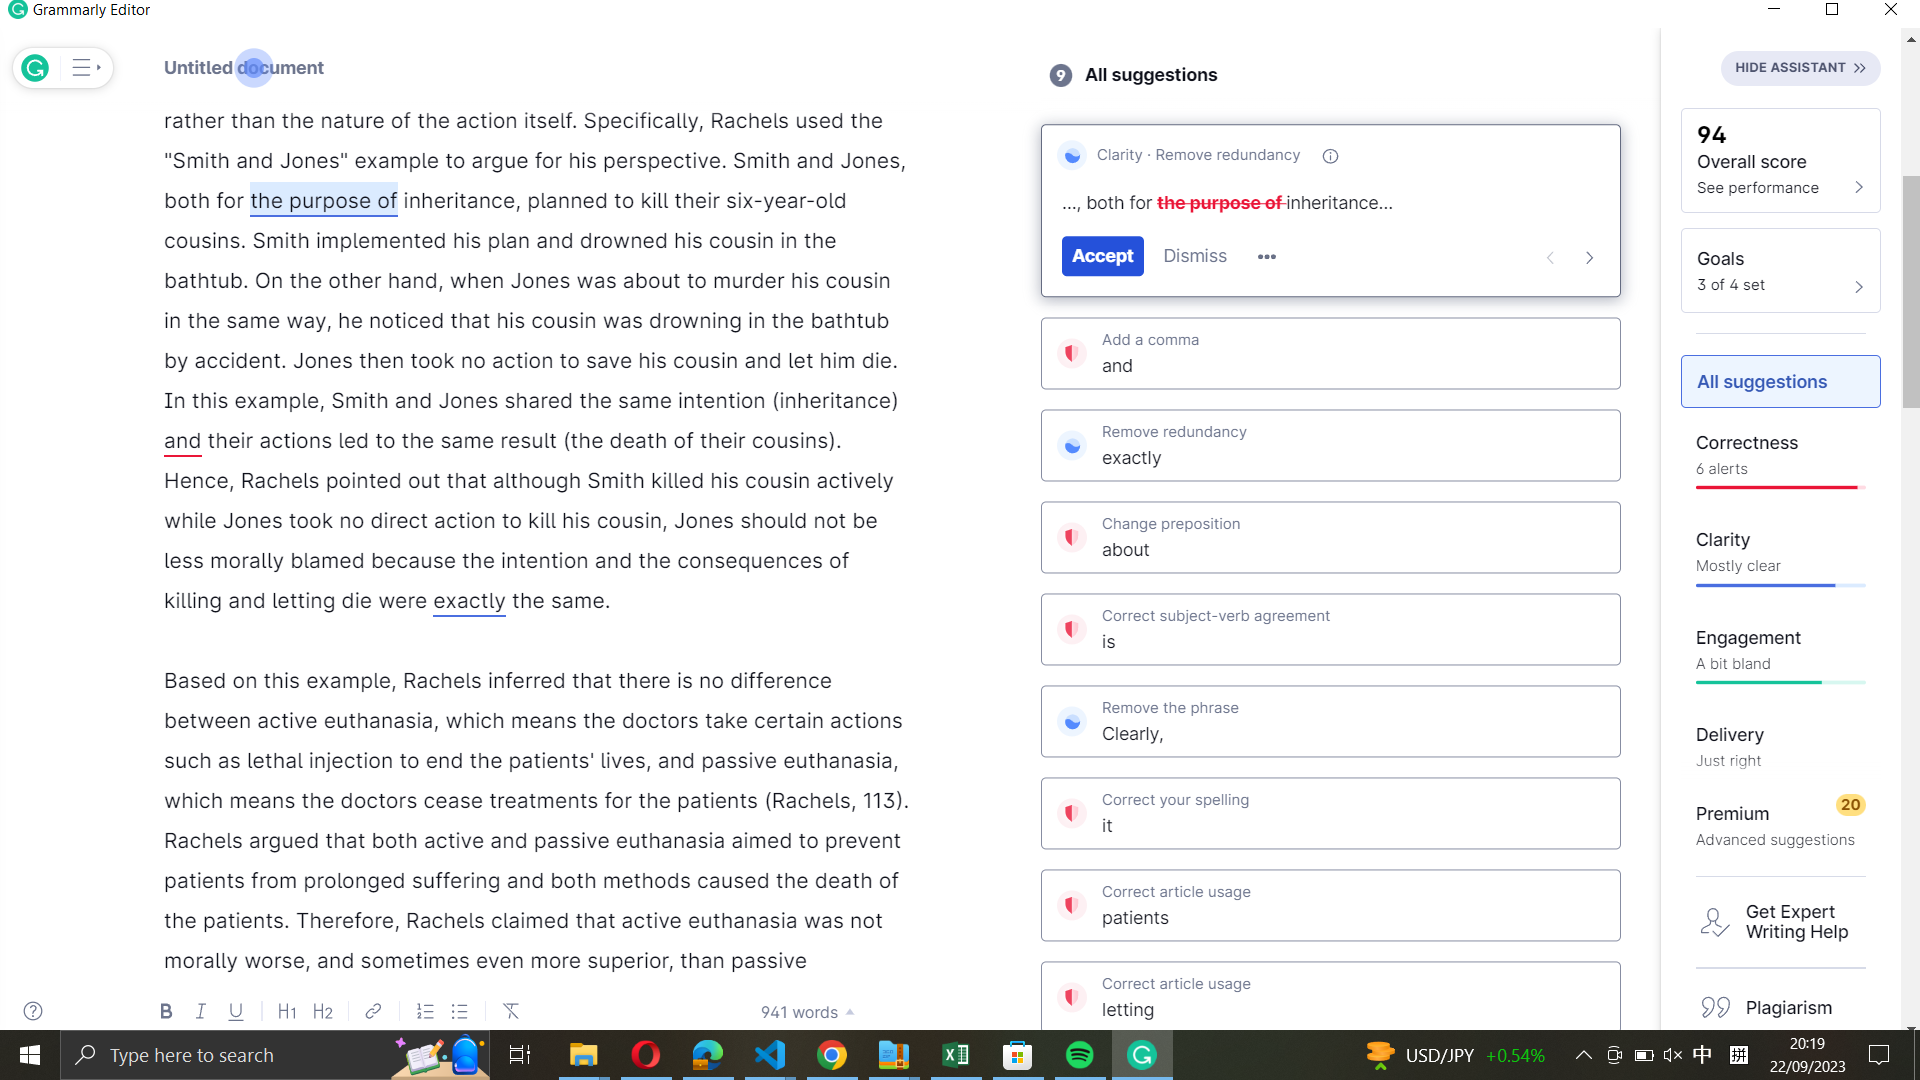 Image resolution: width=1920 pixels, height=1080 pixels. I want to click on Grammarly"s suggested fix for the term "inheritance, so click(458, 200).